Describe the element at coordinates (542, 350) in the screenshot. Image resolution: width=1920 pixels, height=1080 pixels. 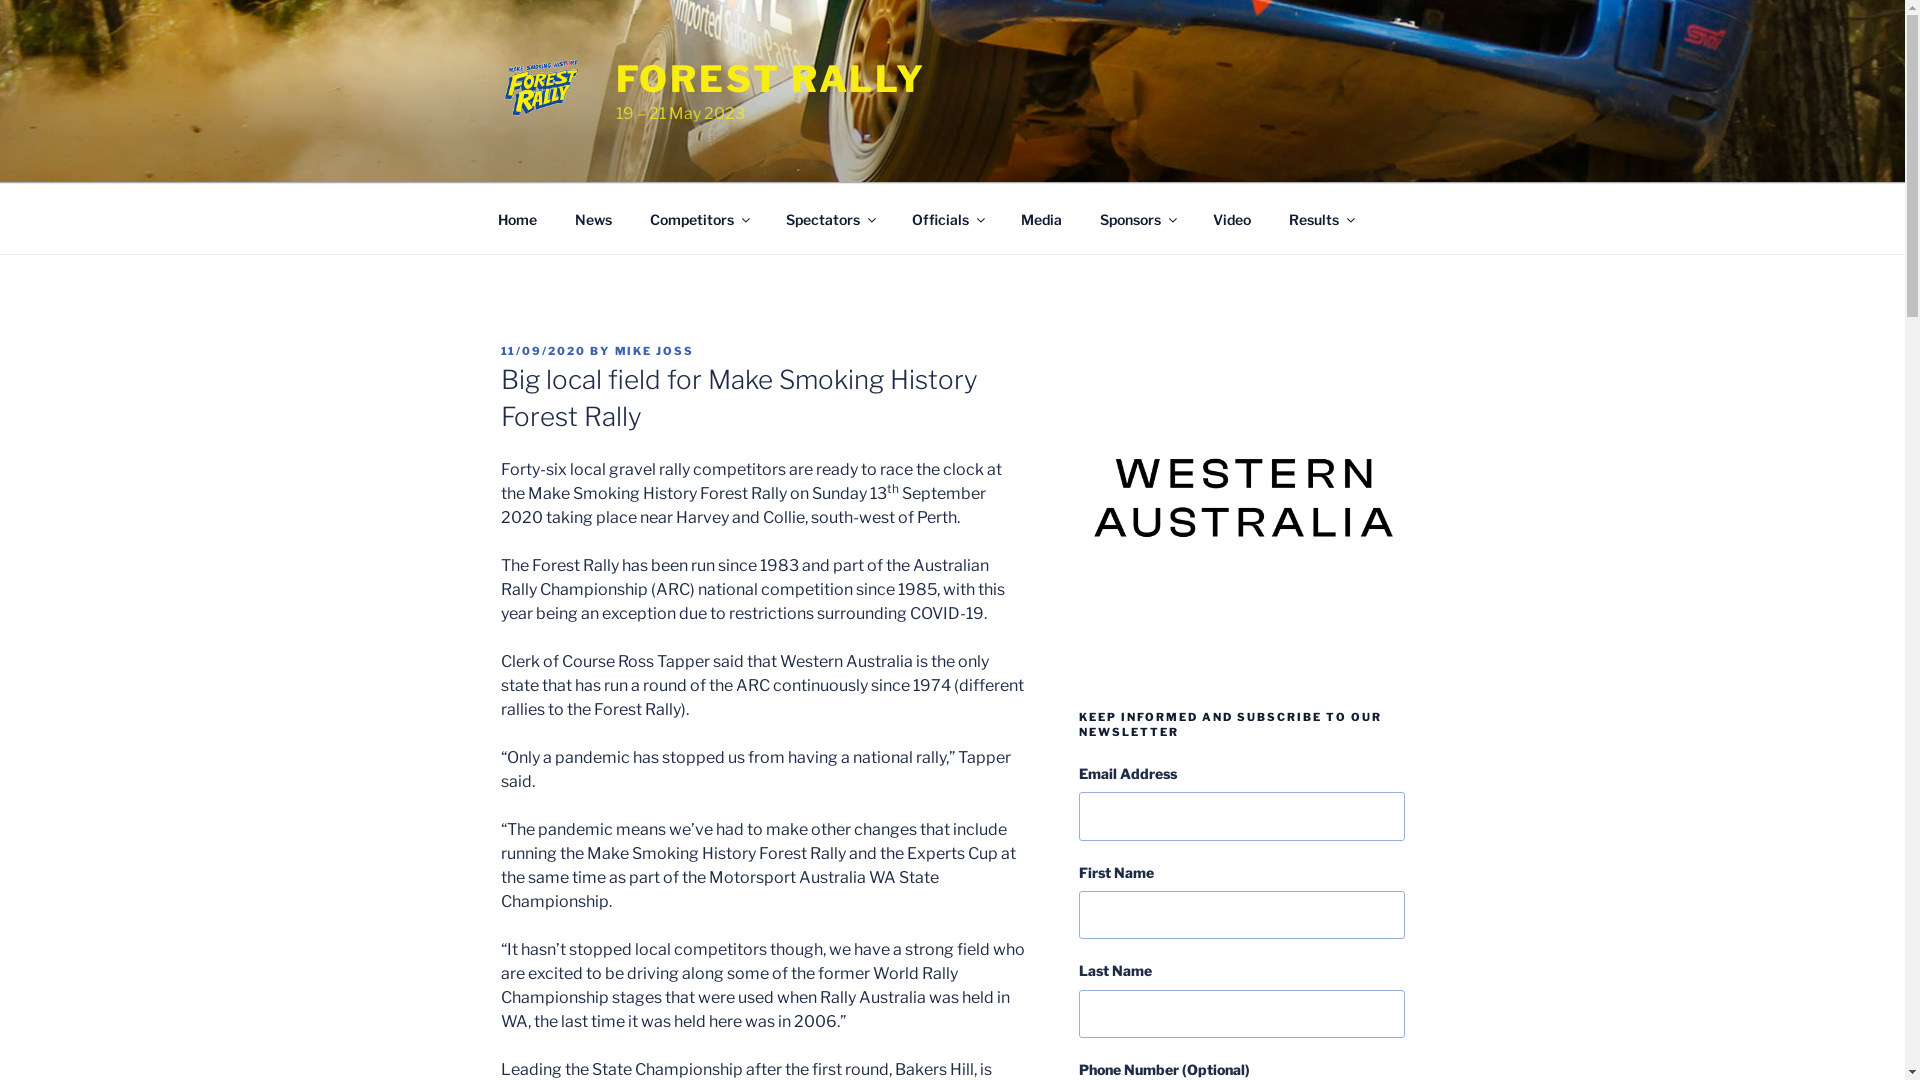
I see `'11/09/2020'` at that location.